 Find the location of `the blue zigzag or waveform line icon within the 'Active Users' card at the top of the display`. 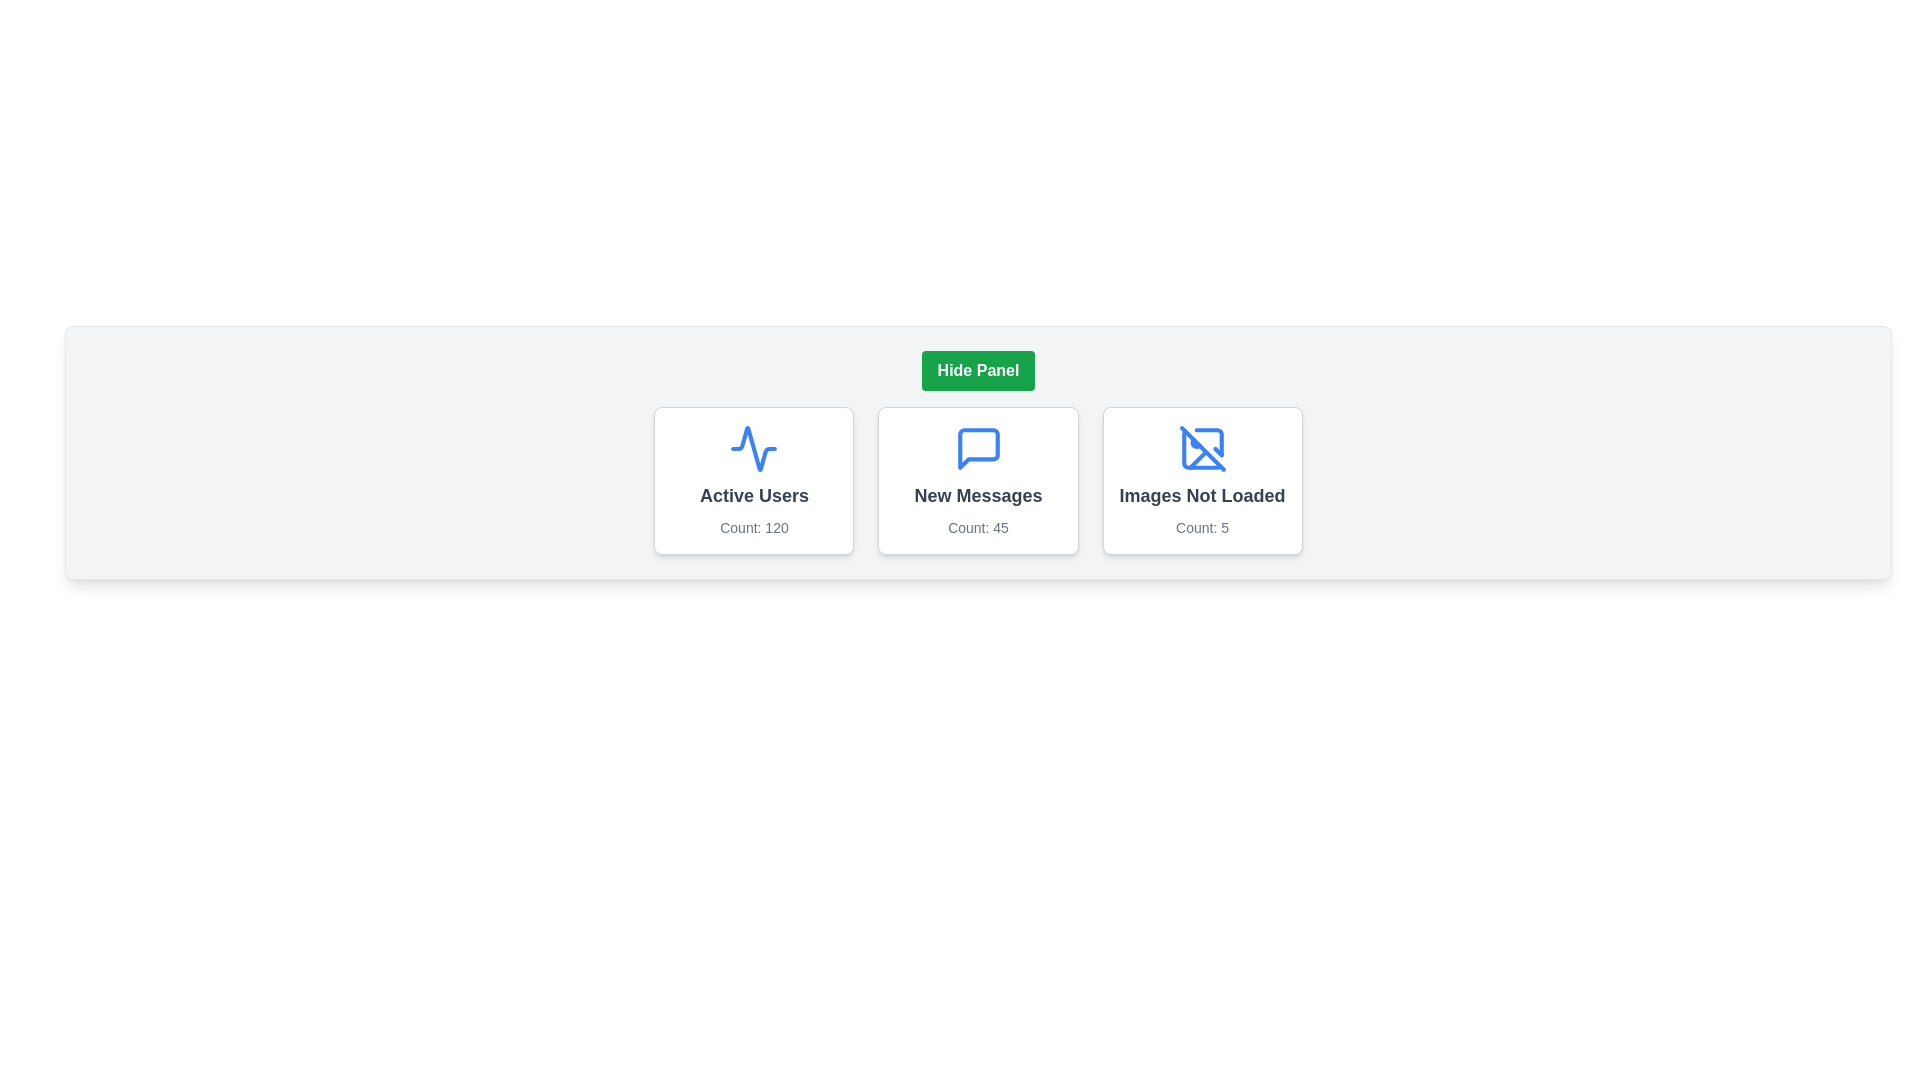

the blue zigzag or waveform line icon within the 'Active Users' card at the top of the display is located at coordinates (753, 447).